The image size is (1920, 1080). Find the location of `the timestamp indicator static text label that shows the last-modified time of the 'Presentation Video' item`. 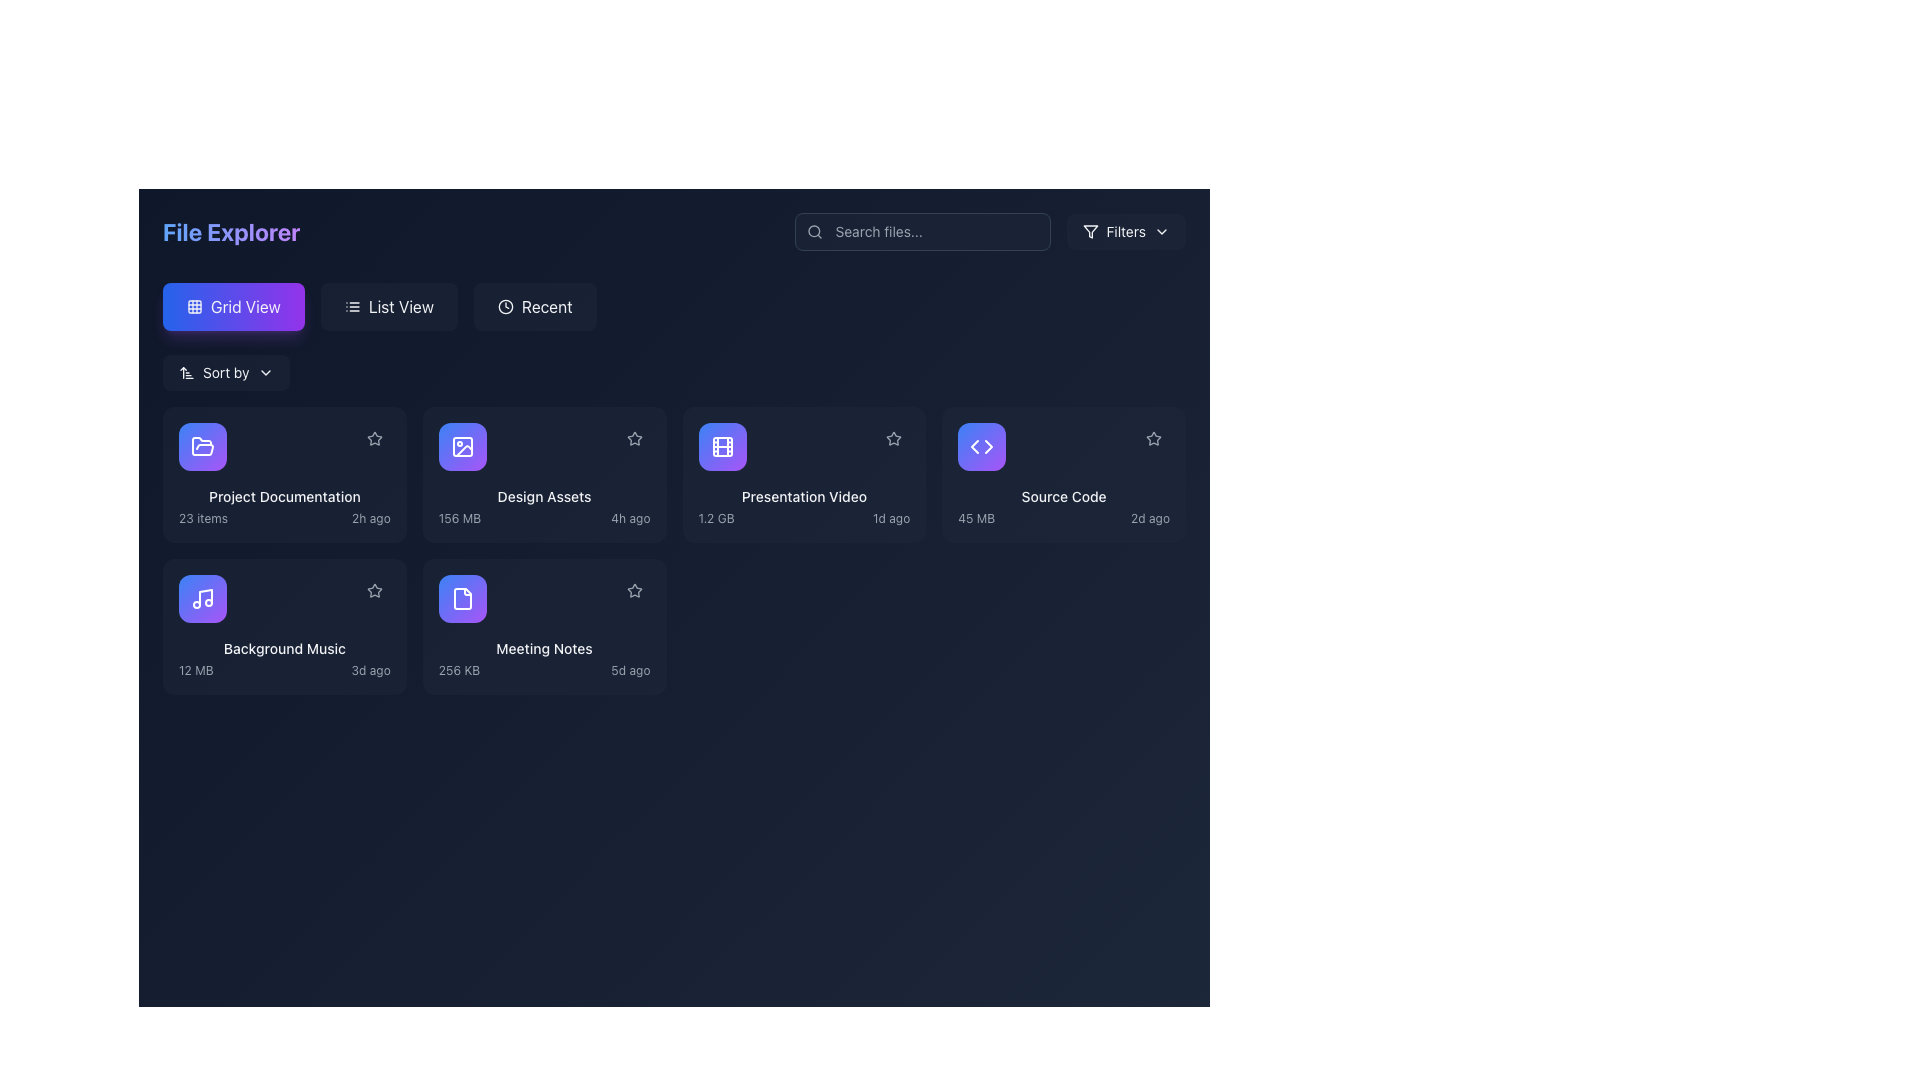

the timestamp indicator static text label that shows the last-modified time of the 'Presentation Video' item is located at coordinates (890, 518).